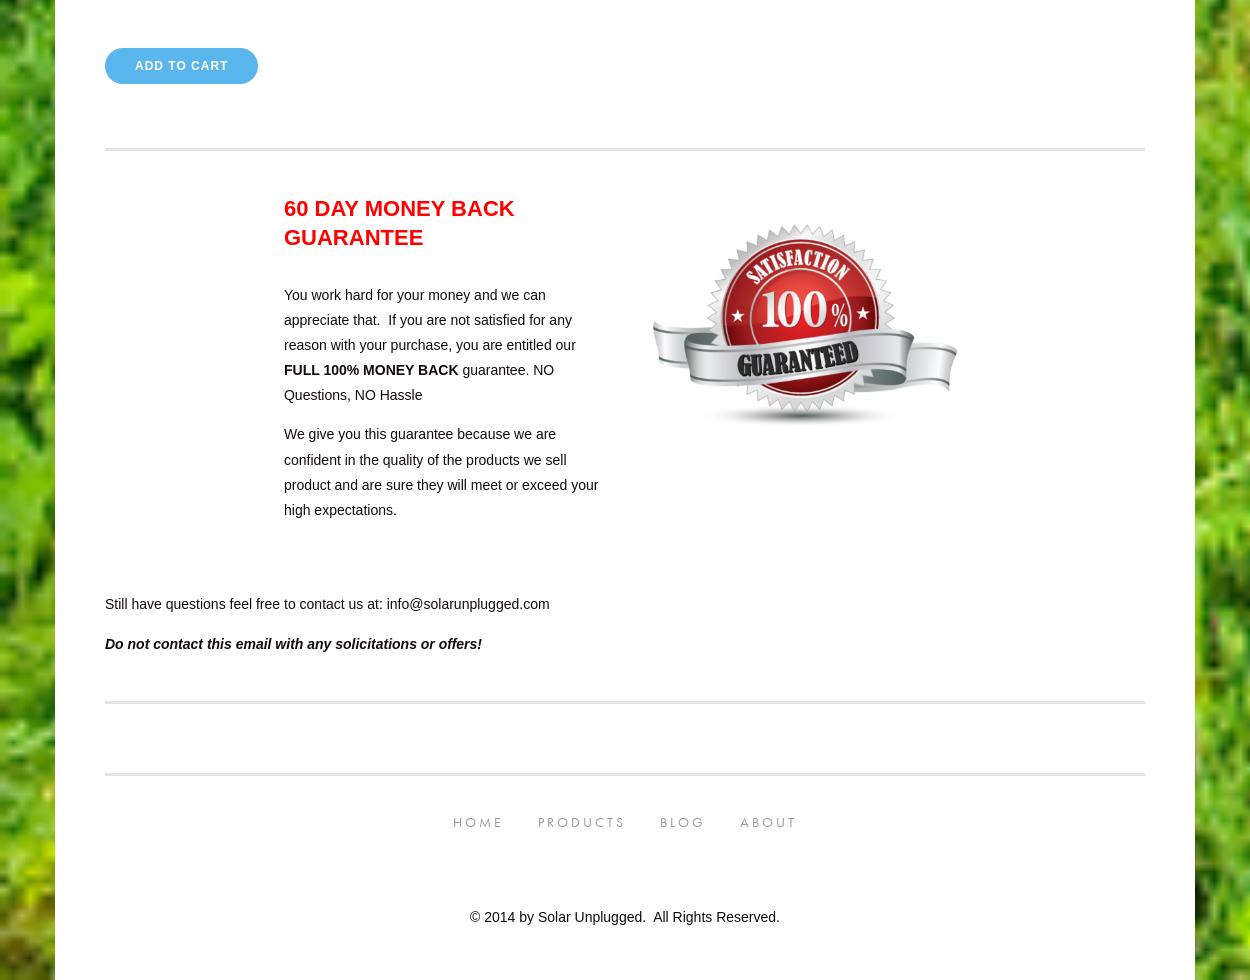  Describe the element at coordinates (295, 642) in the screenshot. I see `'Do not contact this email with any solicitations or offers!'` at that location.